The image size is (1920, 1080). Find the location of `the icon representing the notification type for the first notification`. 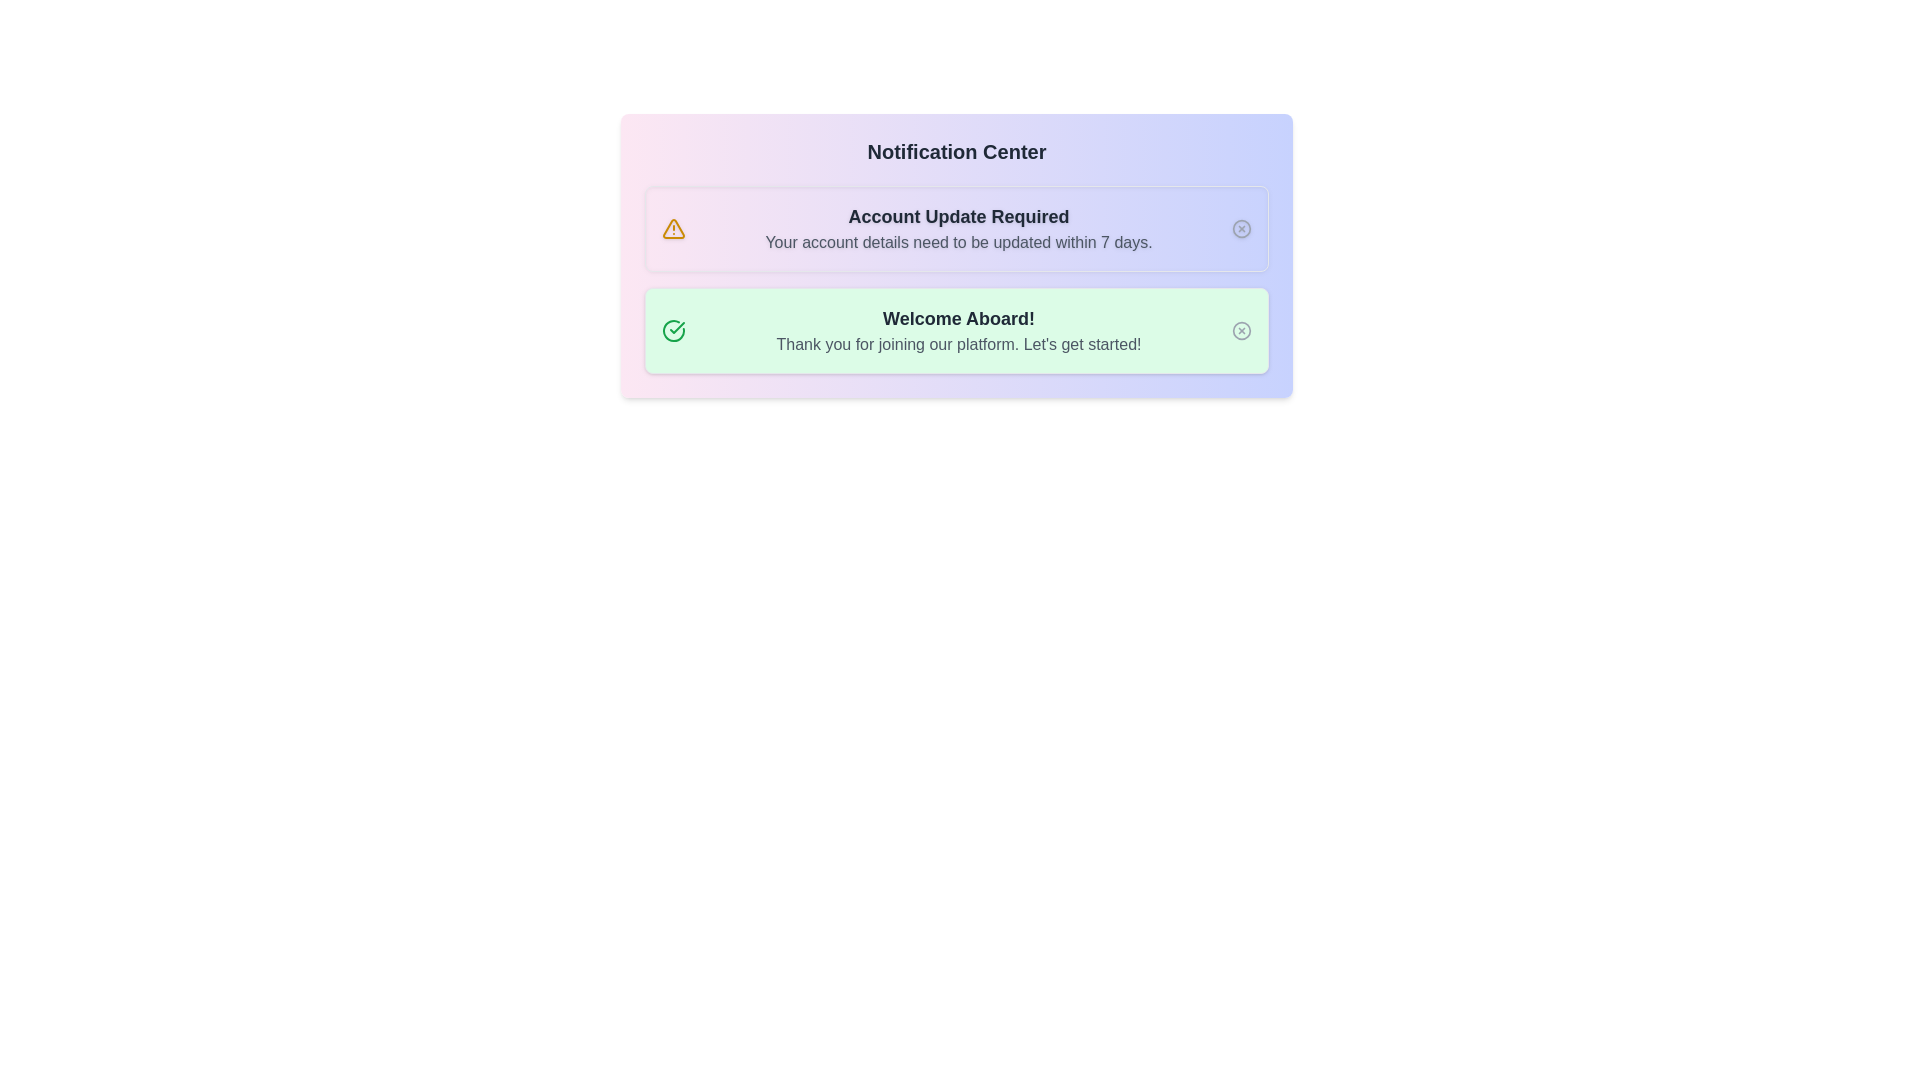

the icon representing the notification type for the first notification is located at coordinates (673, 227).